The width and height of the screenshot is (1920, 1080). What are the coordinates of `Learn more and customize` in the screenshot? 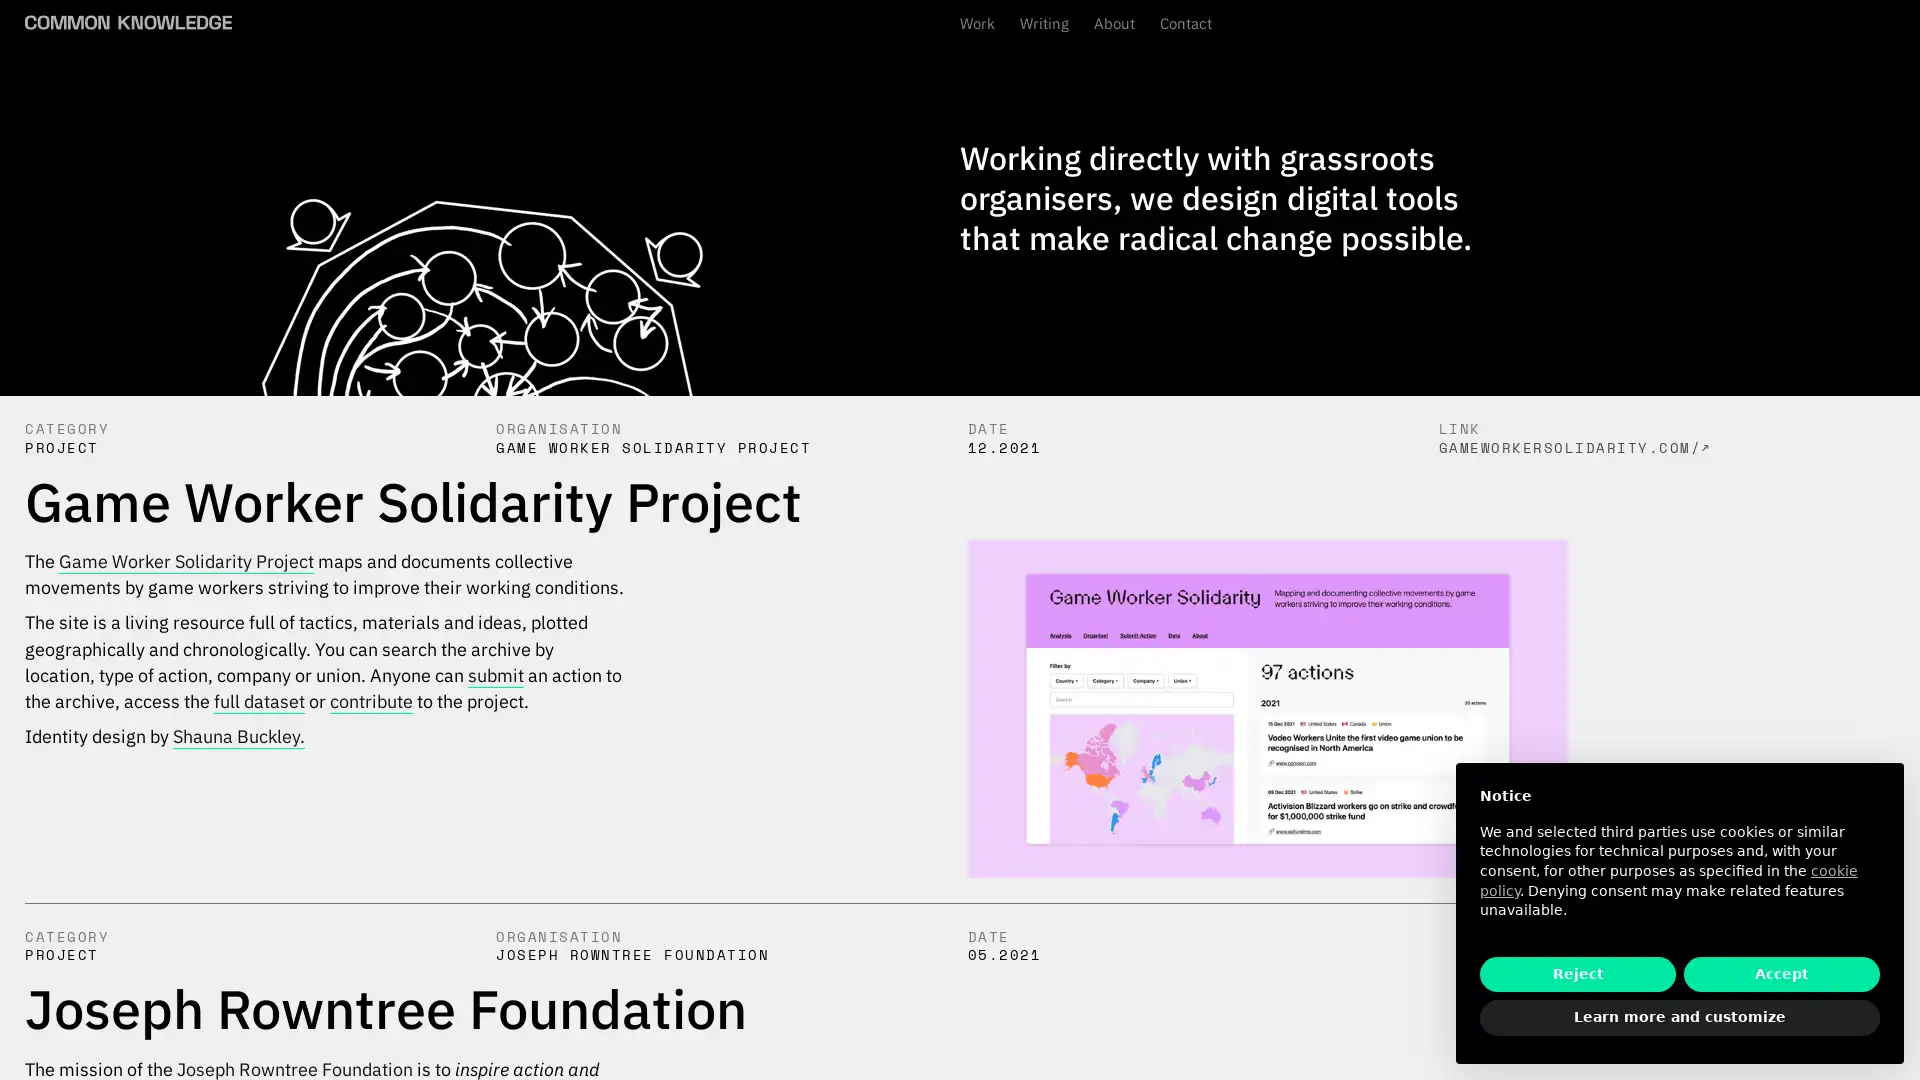 It's located at (1680, 1018).